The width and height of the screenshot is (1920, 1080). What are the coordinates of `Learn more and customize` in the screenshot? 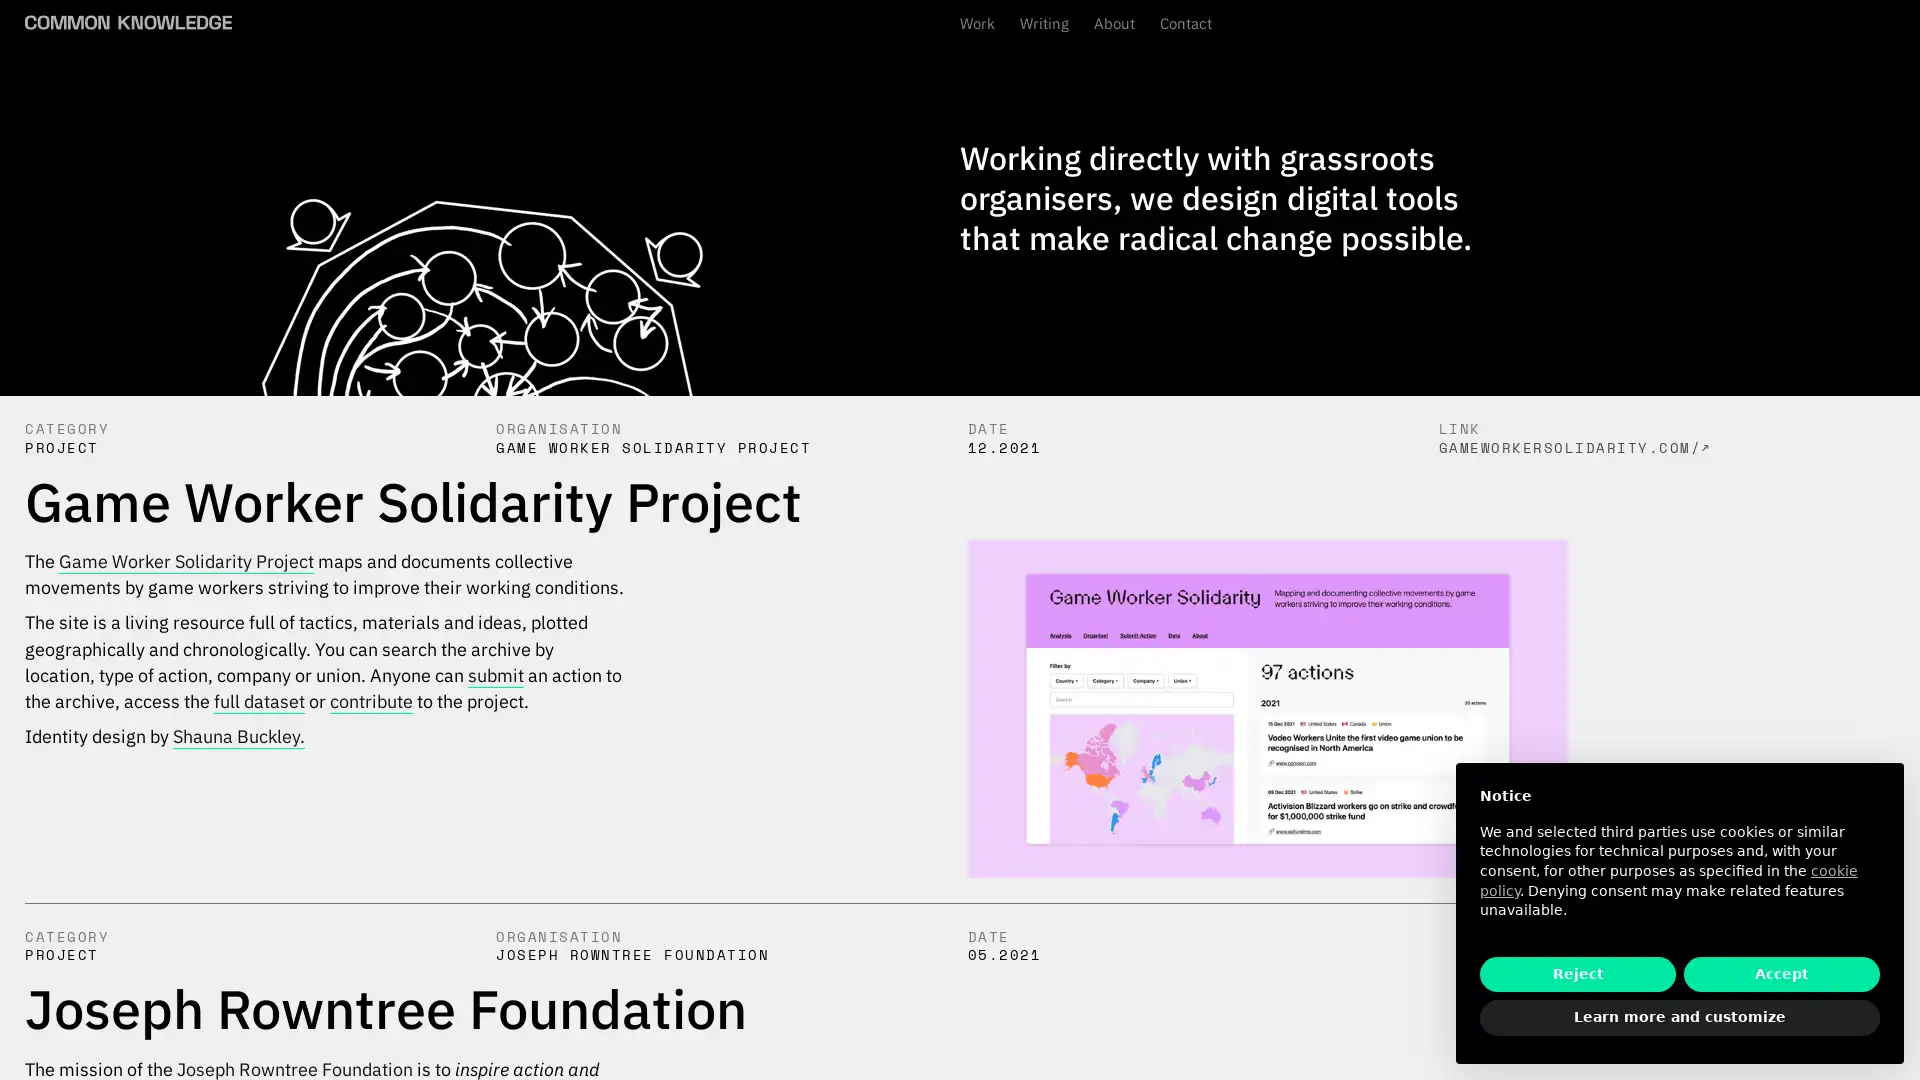 It's located at (1680, 1018).